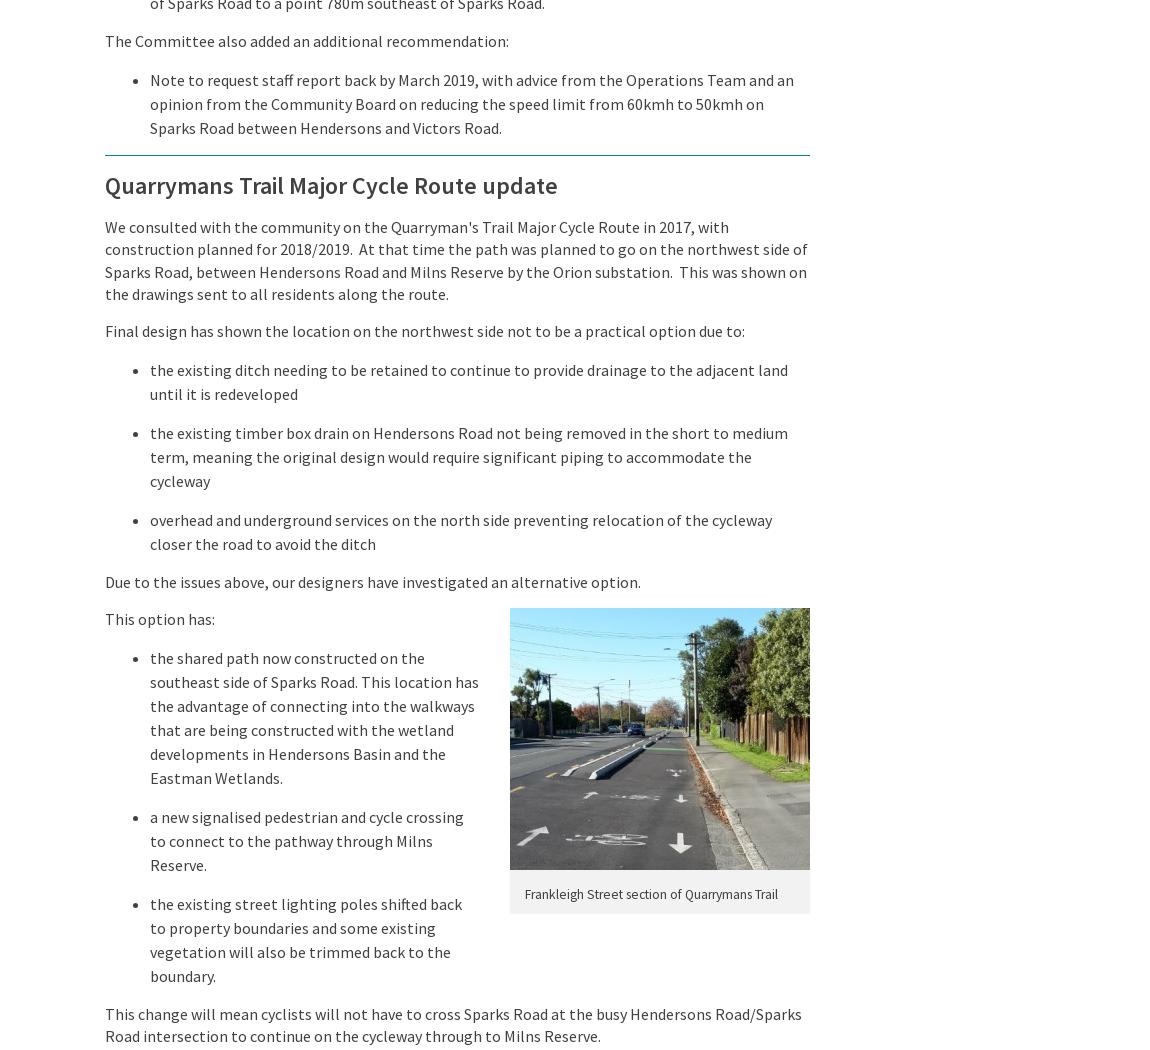 This screenshot has width=1150, height=1050. Describe the element at coordinates (372, 579) in the screenshot. I see `'Due to the issues above, our designers have investigated an alternative option.'` at that location.